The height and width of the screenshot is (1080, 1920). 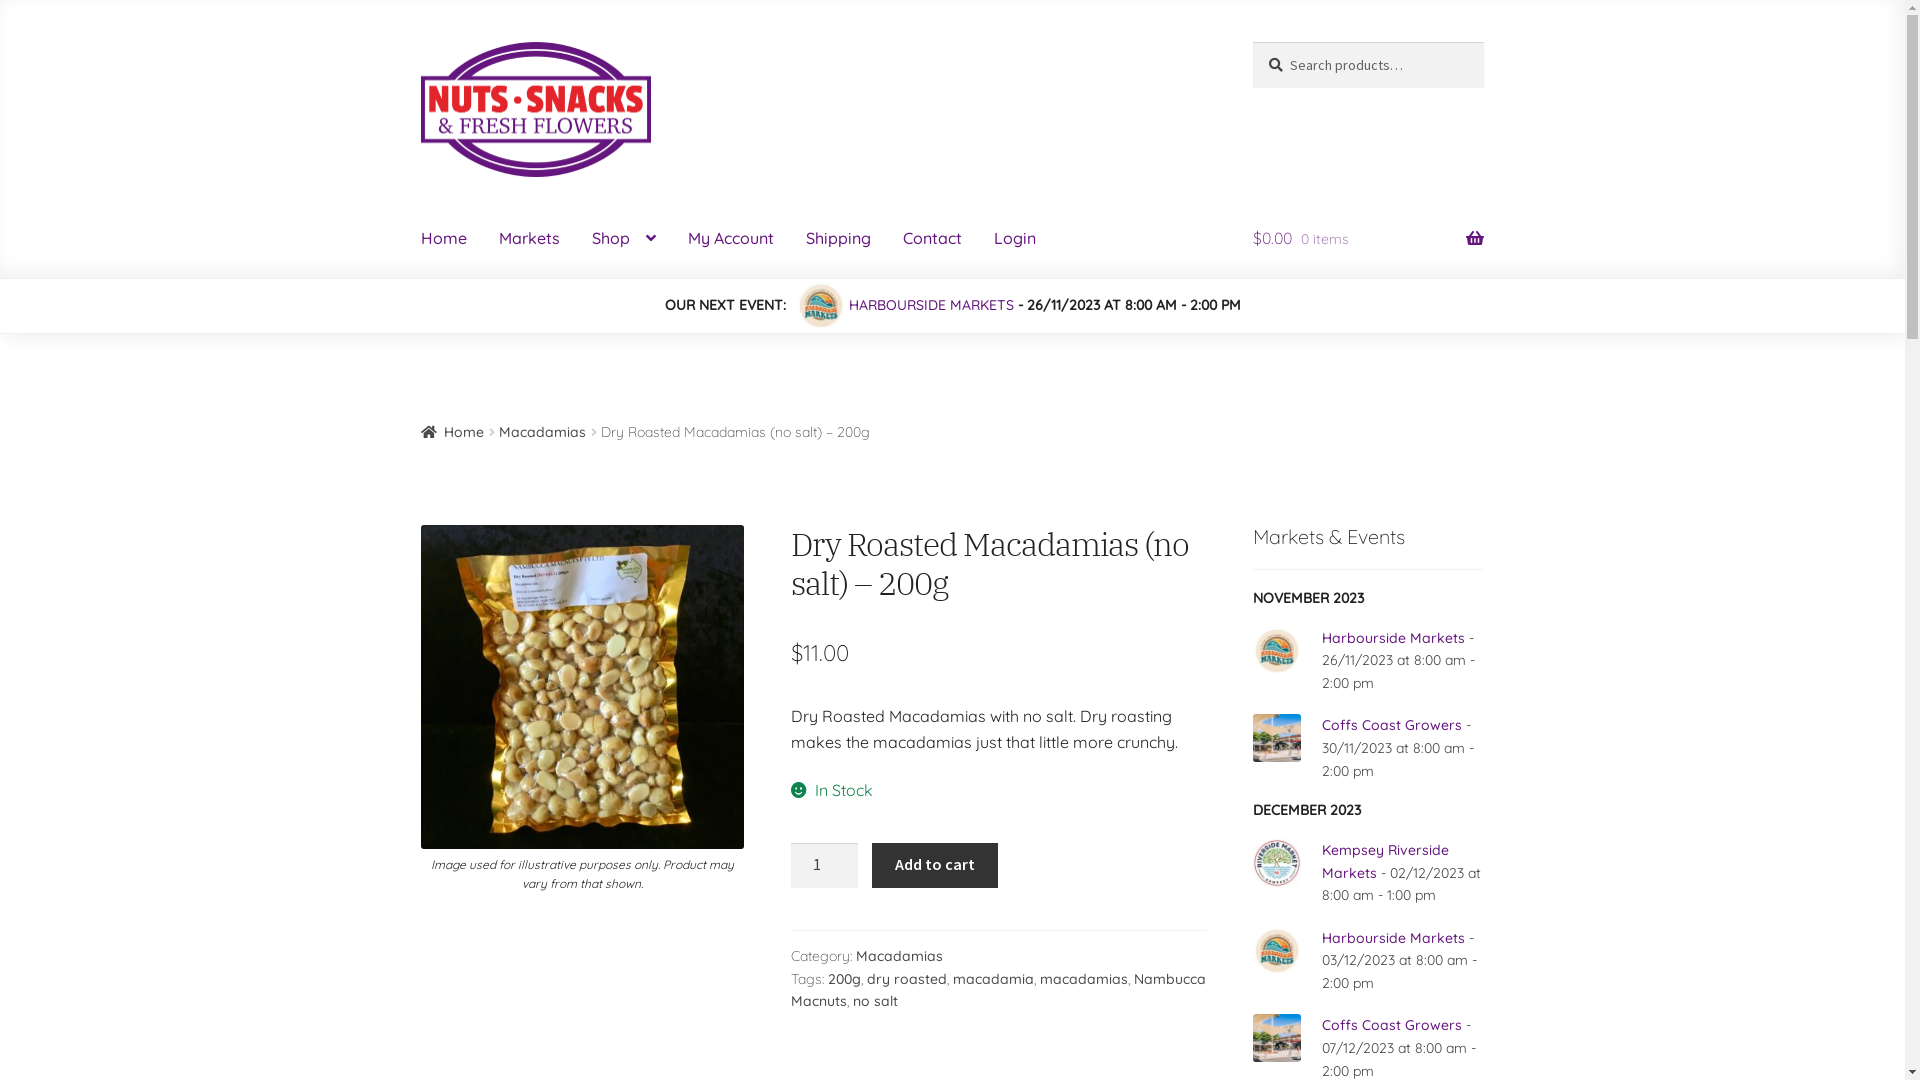 I want to click on 'My Account', so click(x=729, y=238).